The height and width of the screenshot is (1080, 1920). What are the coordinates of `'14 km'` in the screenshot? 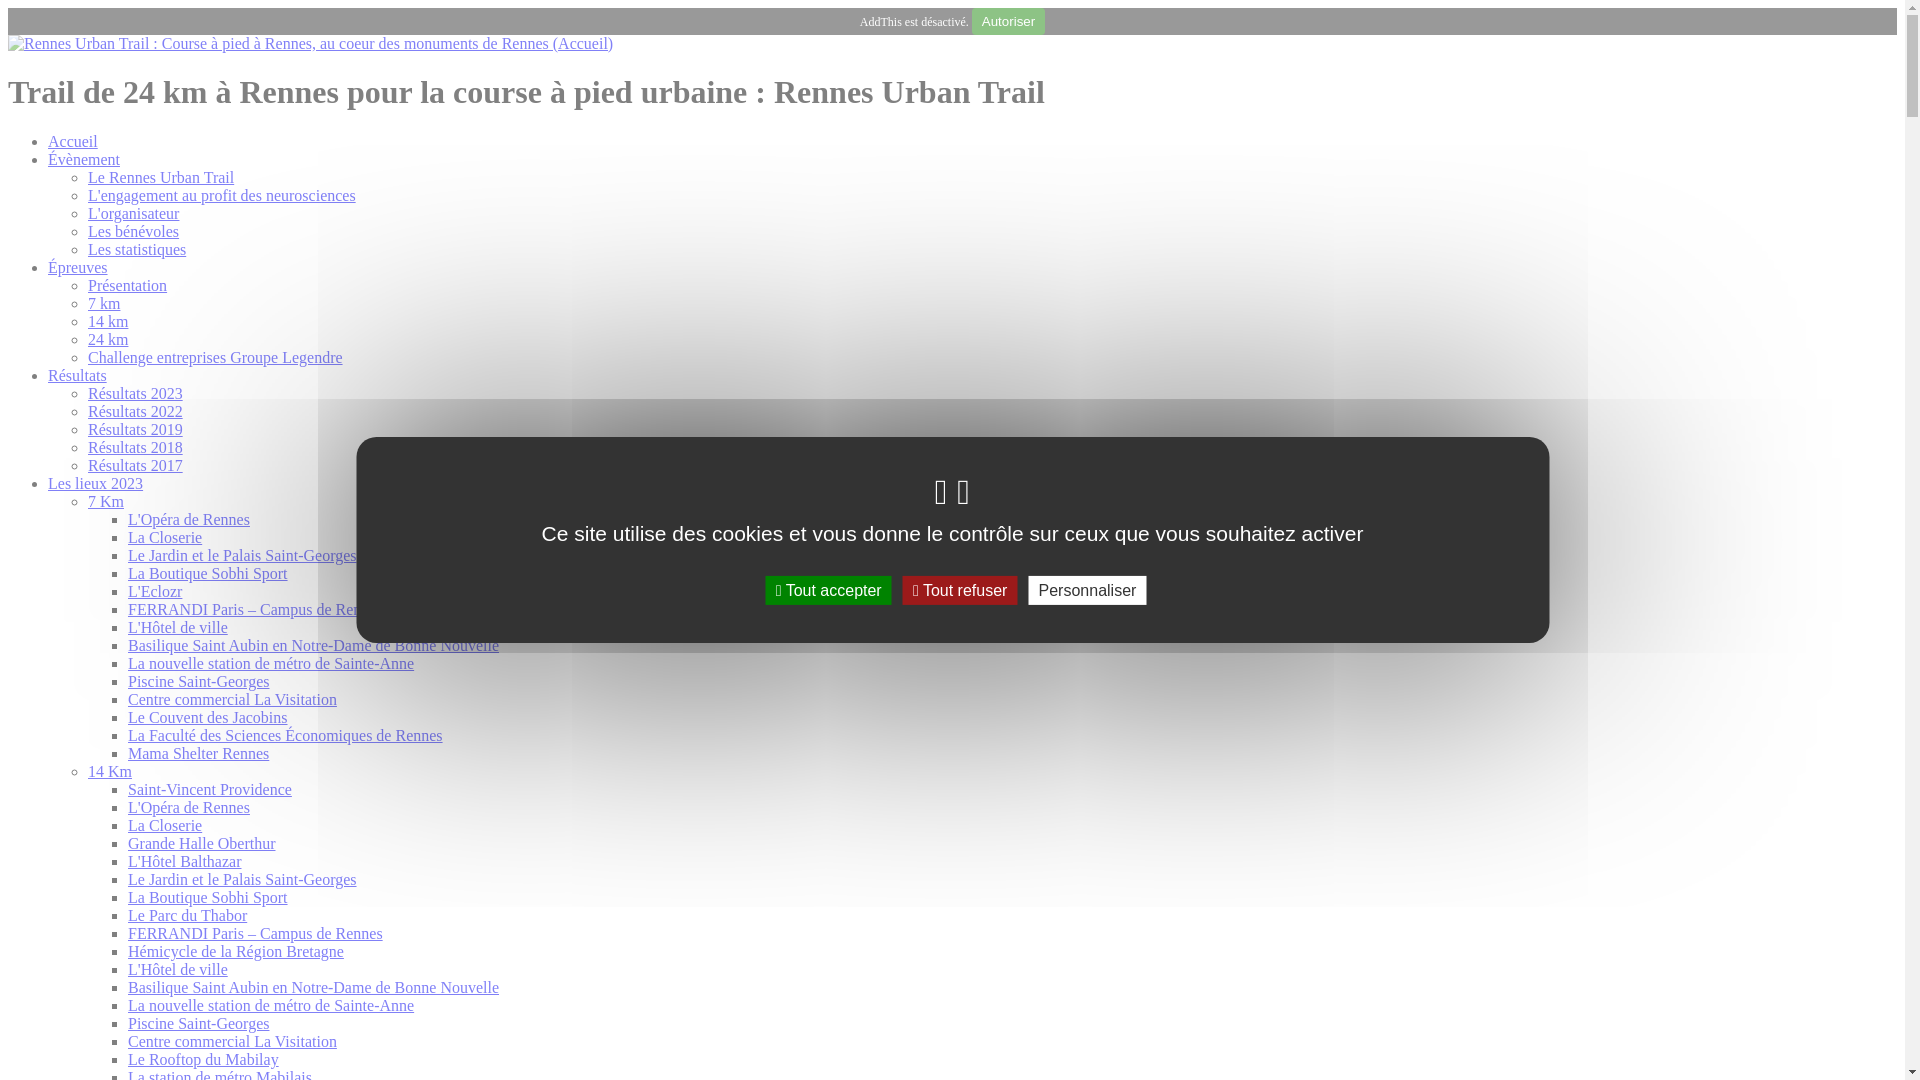 It's located at (106, 320).